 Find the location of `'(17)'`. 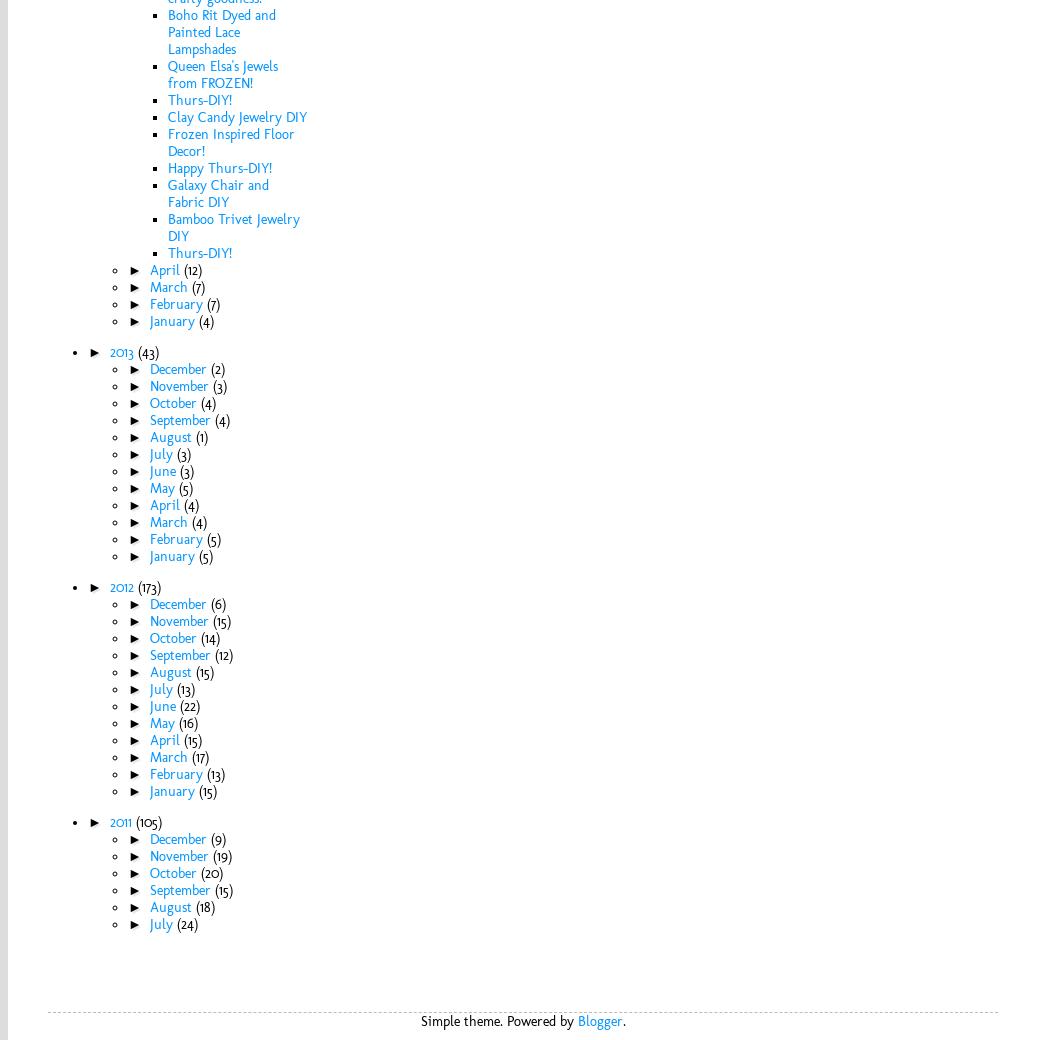

'(17)' is located at coordinates (198, 756).